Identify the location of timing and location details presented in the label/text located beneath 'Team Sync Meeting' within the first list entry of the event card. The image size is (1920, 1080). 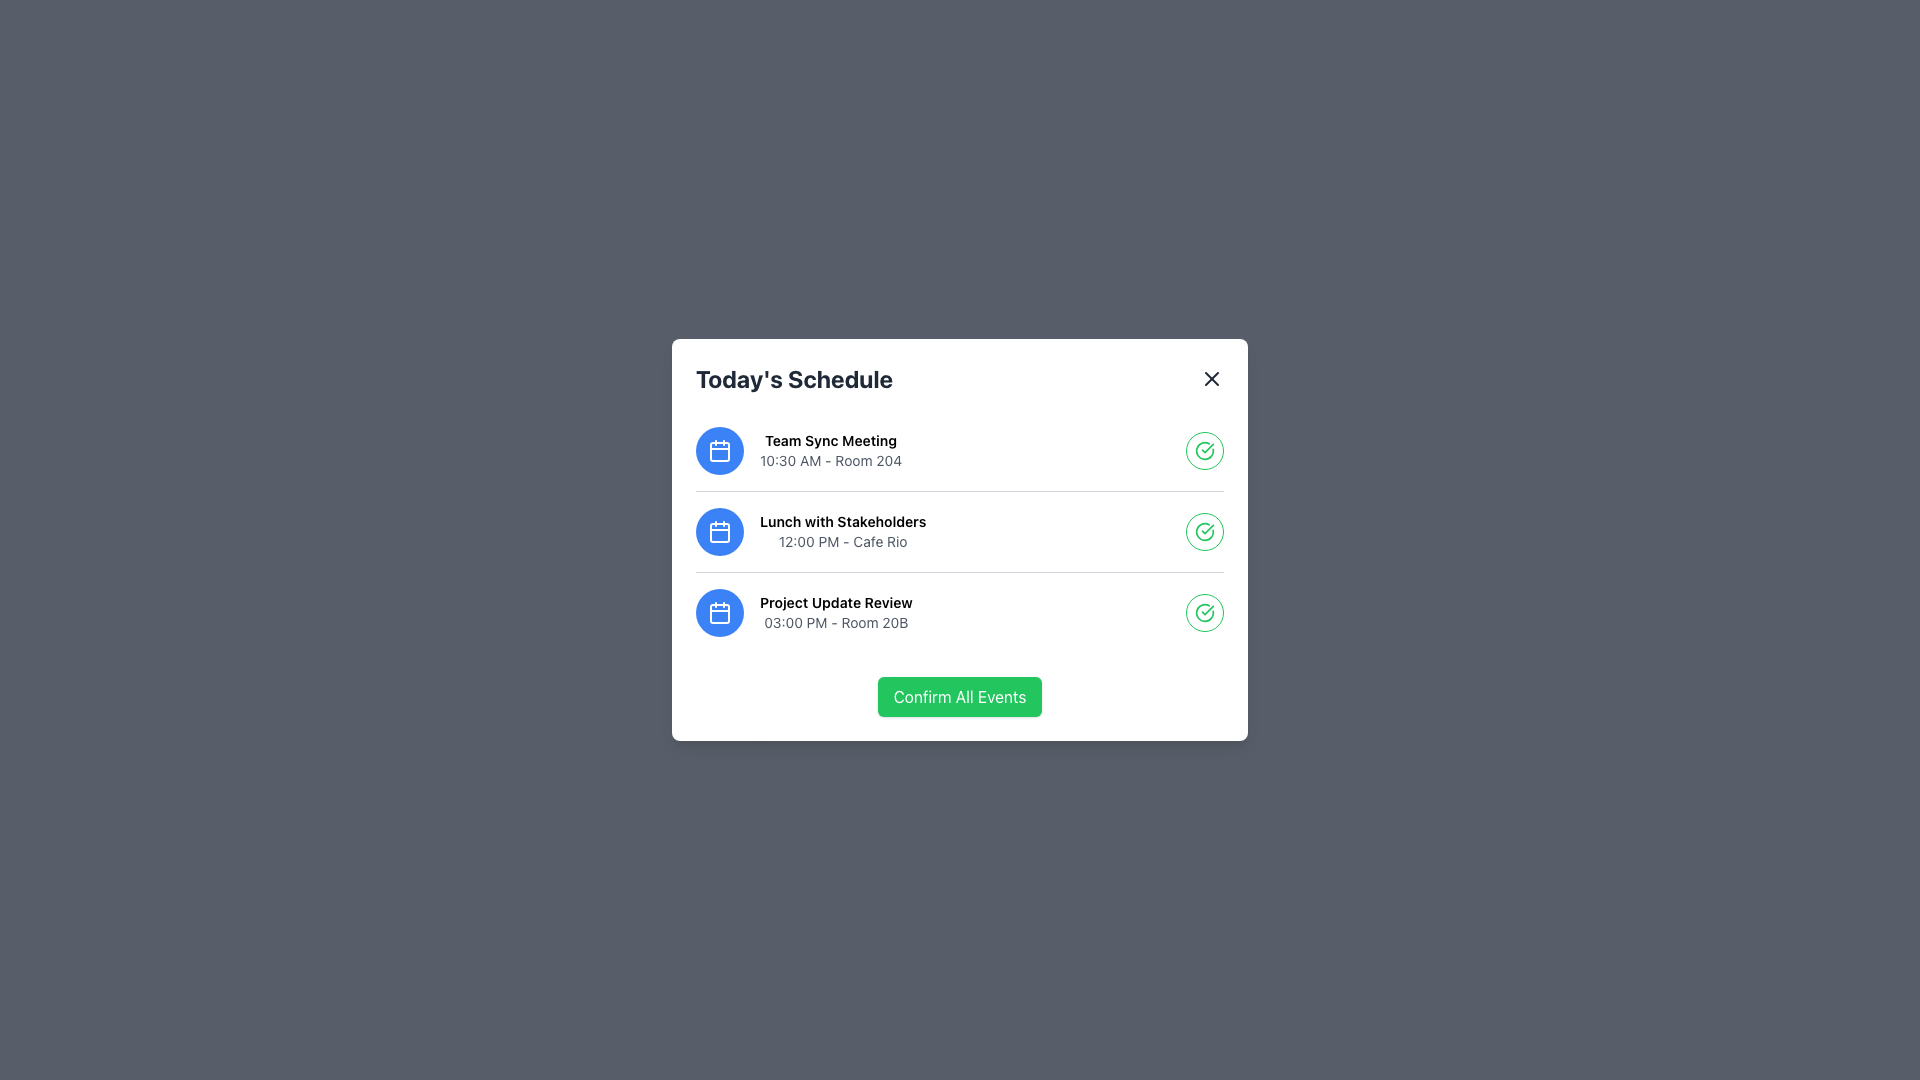
(830, 461).